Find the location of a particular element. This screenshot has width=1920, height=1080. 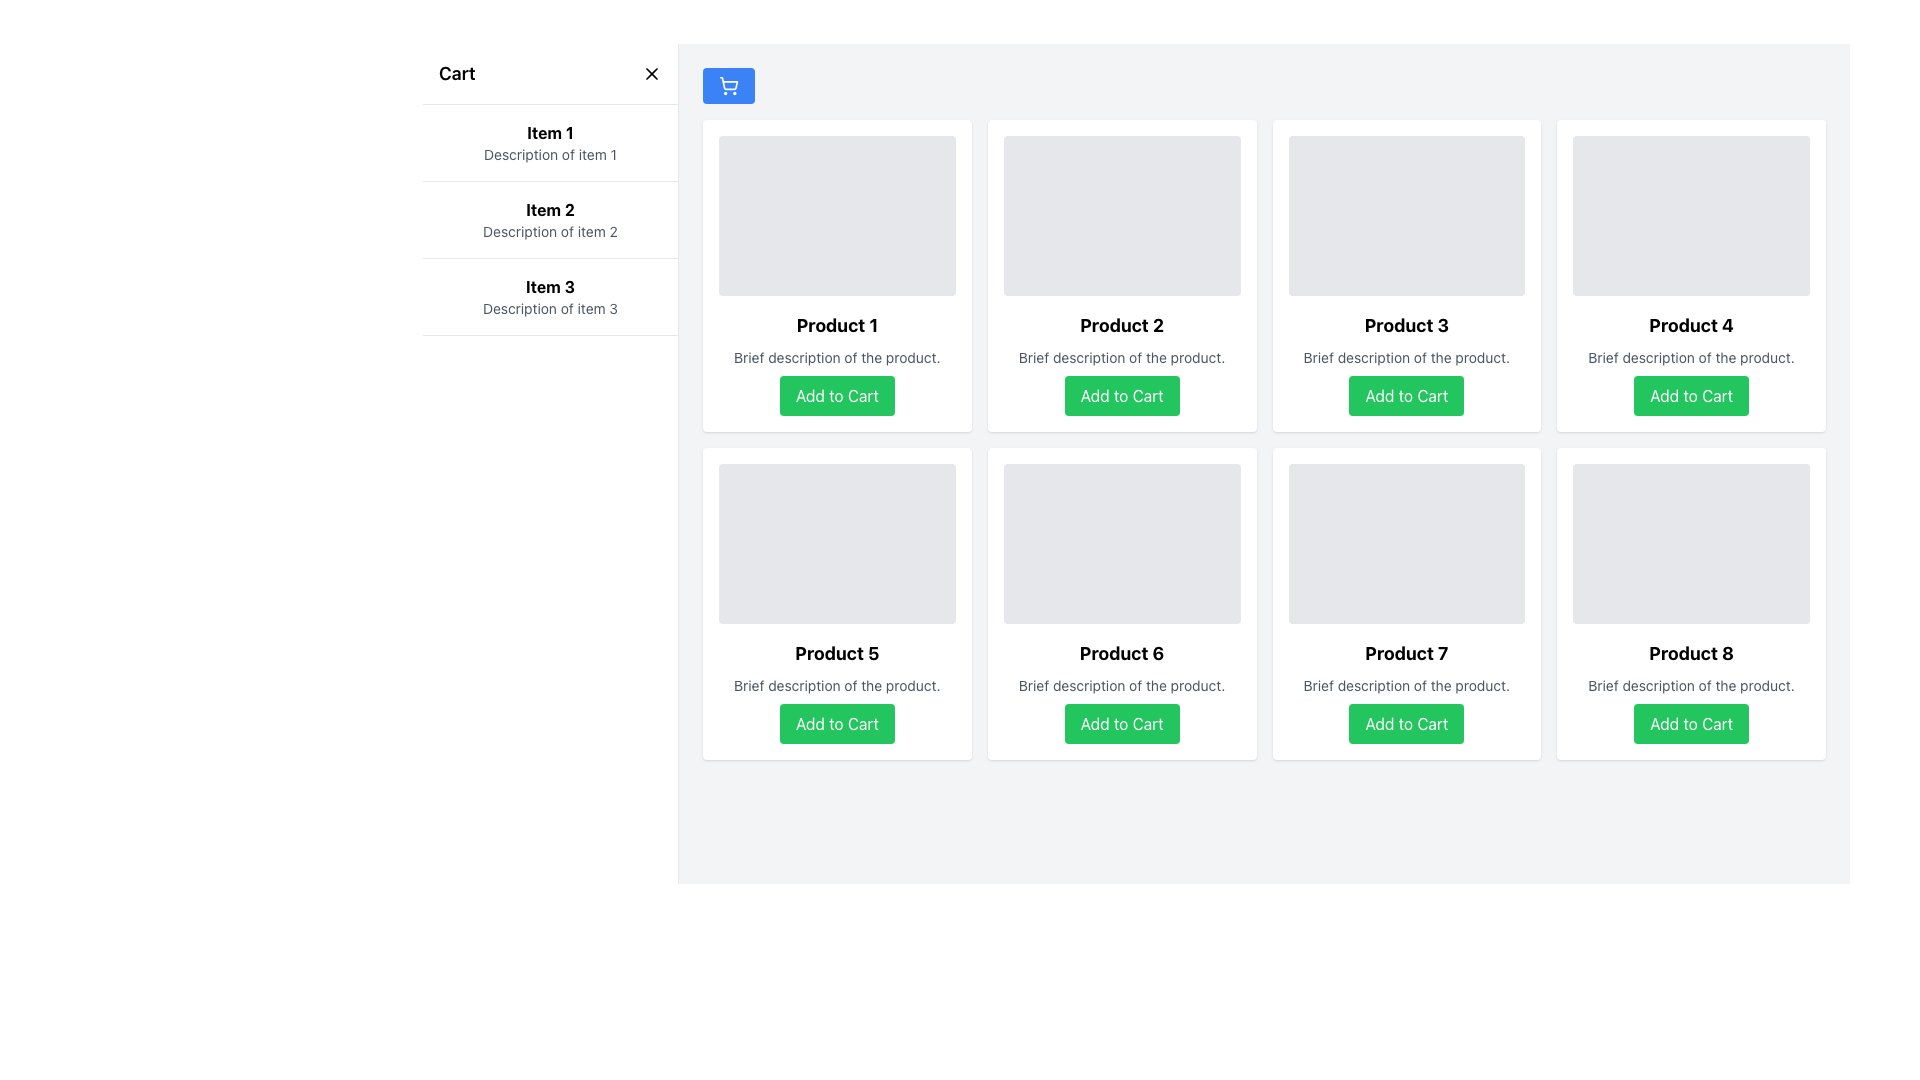

the image placeholder for 'Product 7', which is located at the top of its card in the bottom row, third column of a 4x2 grid is located at coordinates (1405, 543).